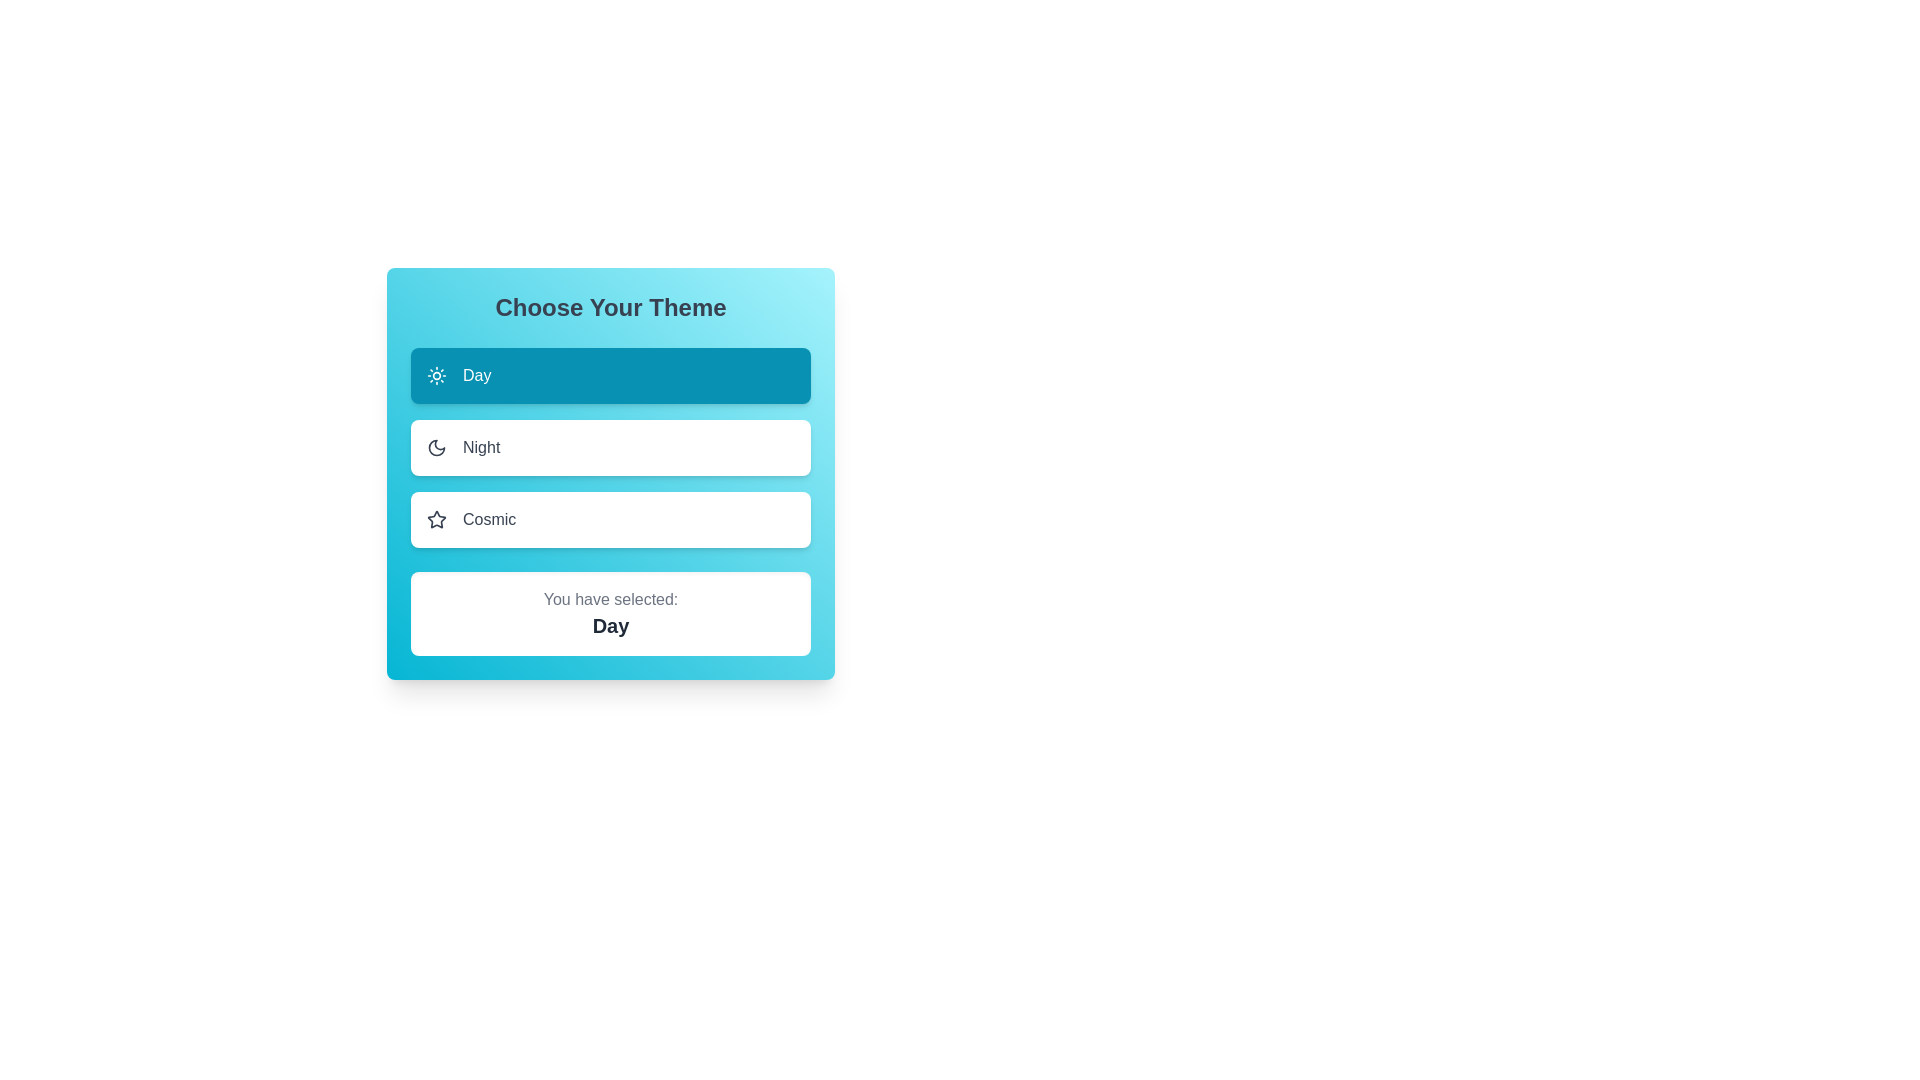 This screenshot has height=1080, width=1920. I want to click on the text label that reads 'Choose Your Theme', which is styled with bold, extra-large gray font at the top-center of the gradient background box, so click(609, 308).